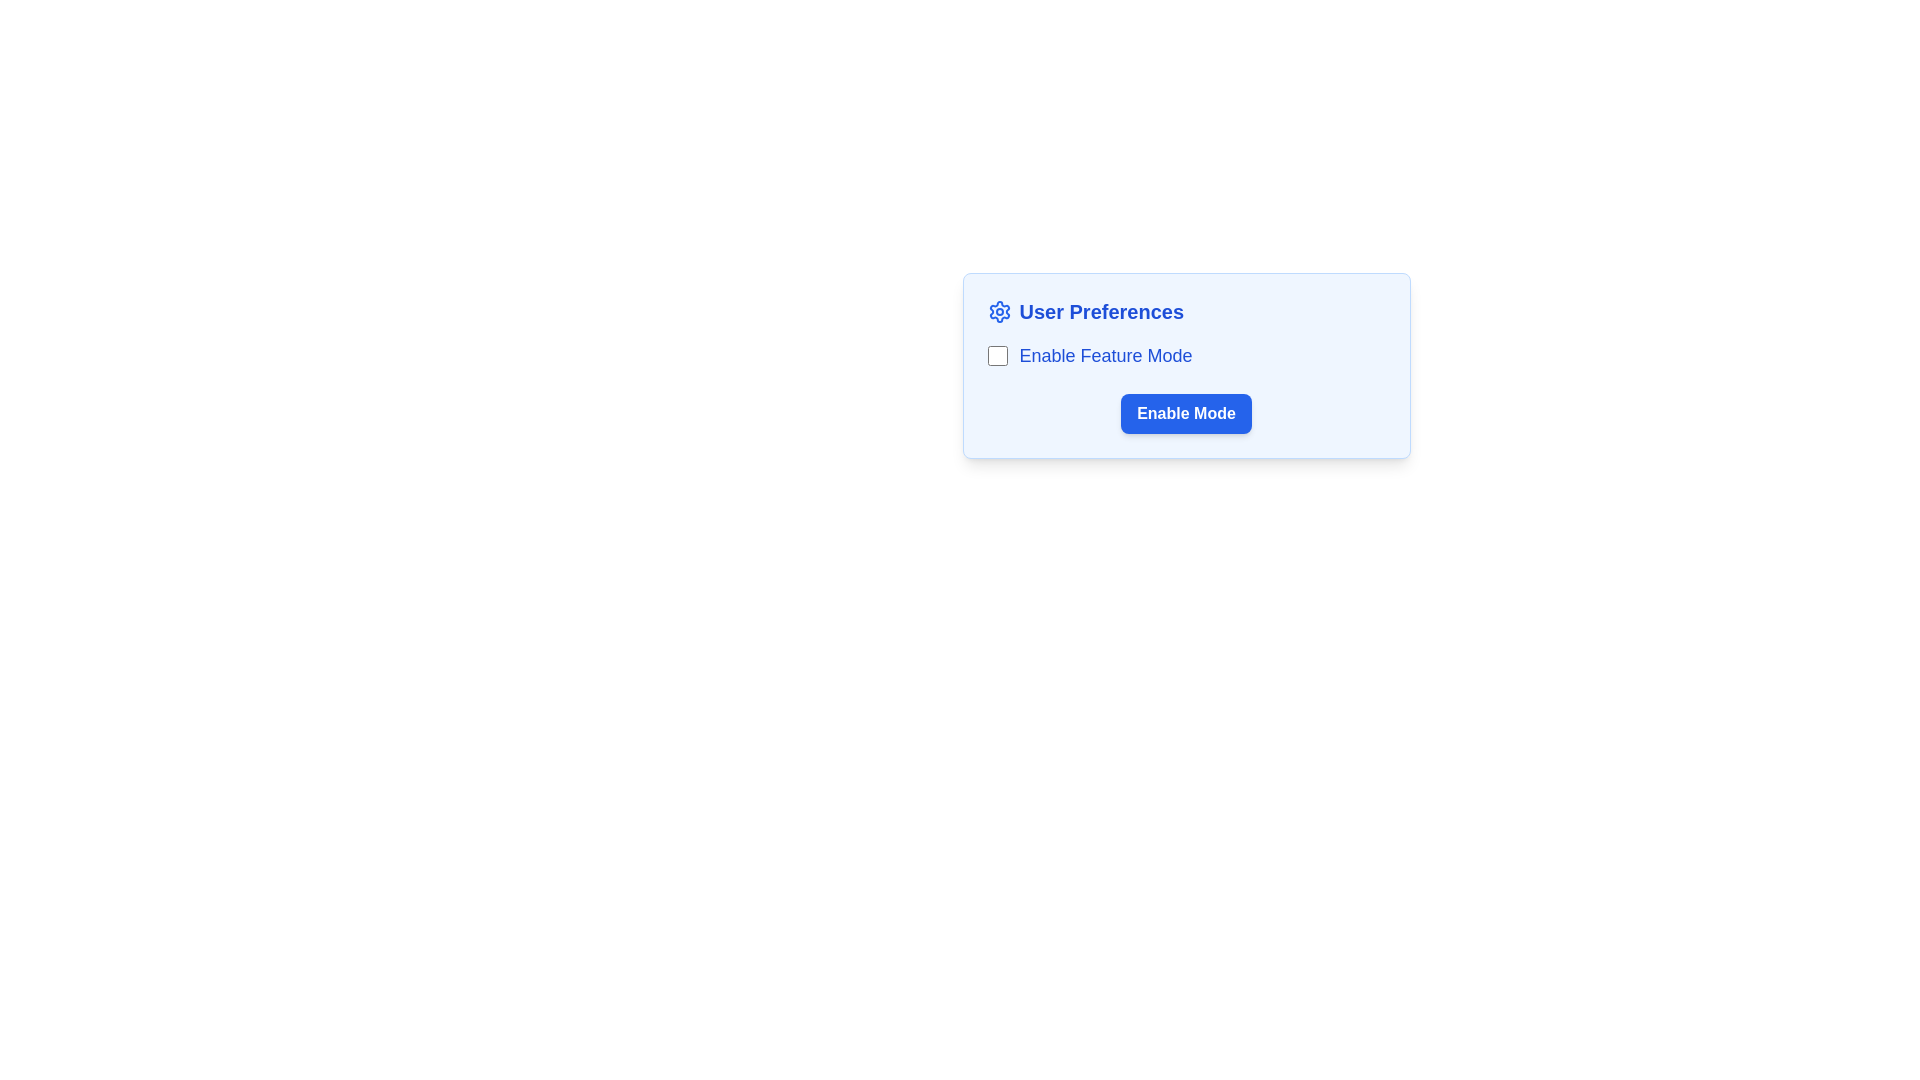 This screenshot has height=1080, width=1920. What do you see at coordinates (999, 312) in the screenshot?
I see `the settings icon located at the top-left corner of the 'User Preferences' section` at bounding box center [999, 312].